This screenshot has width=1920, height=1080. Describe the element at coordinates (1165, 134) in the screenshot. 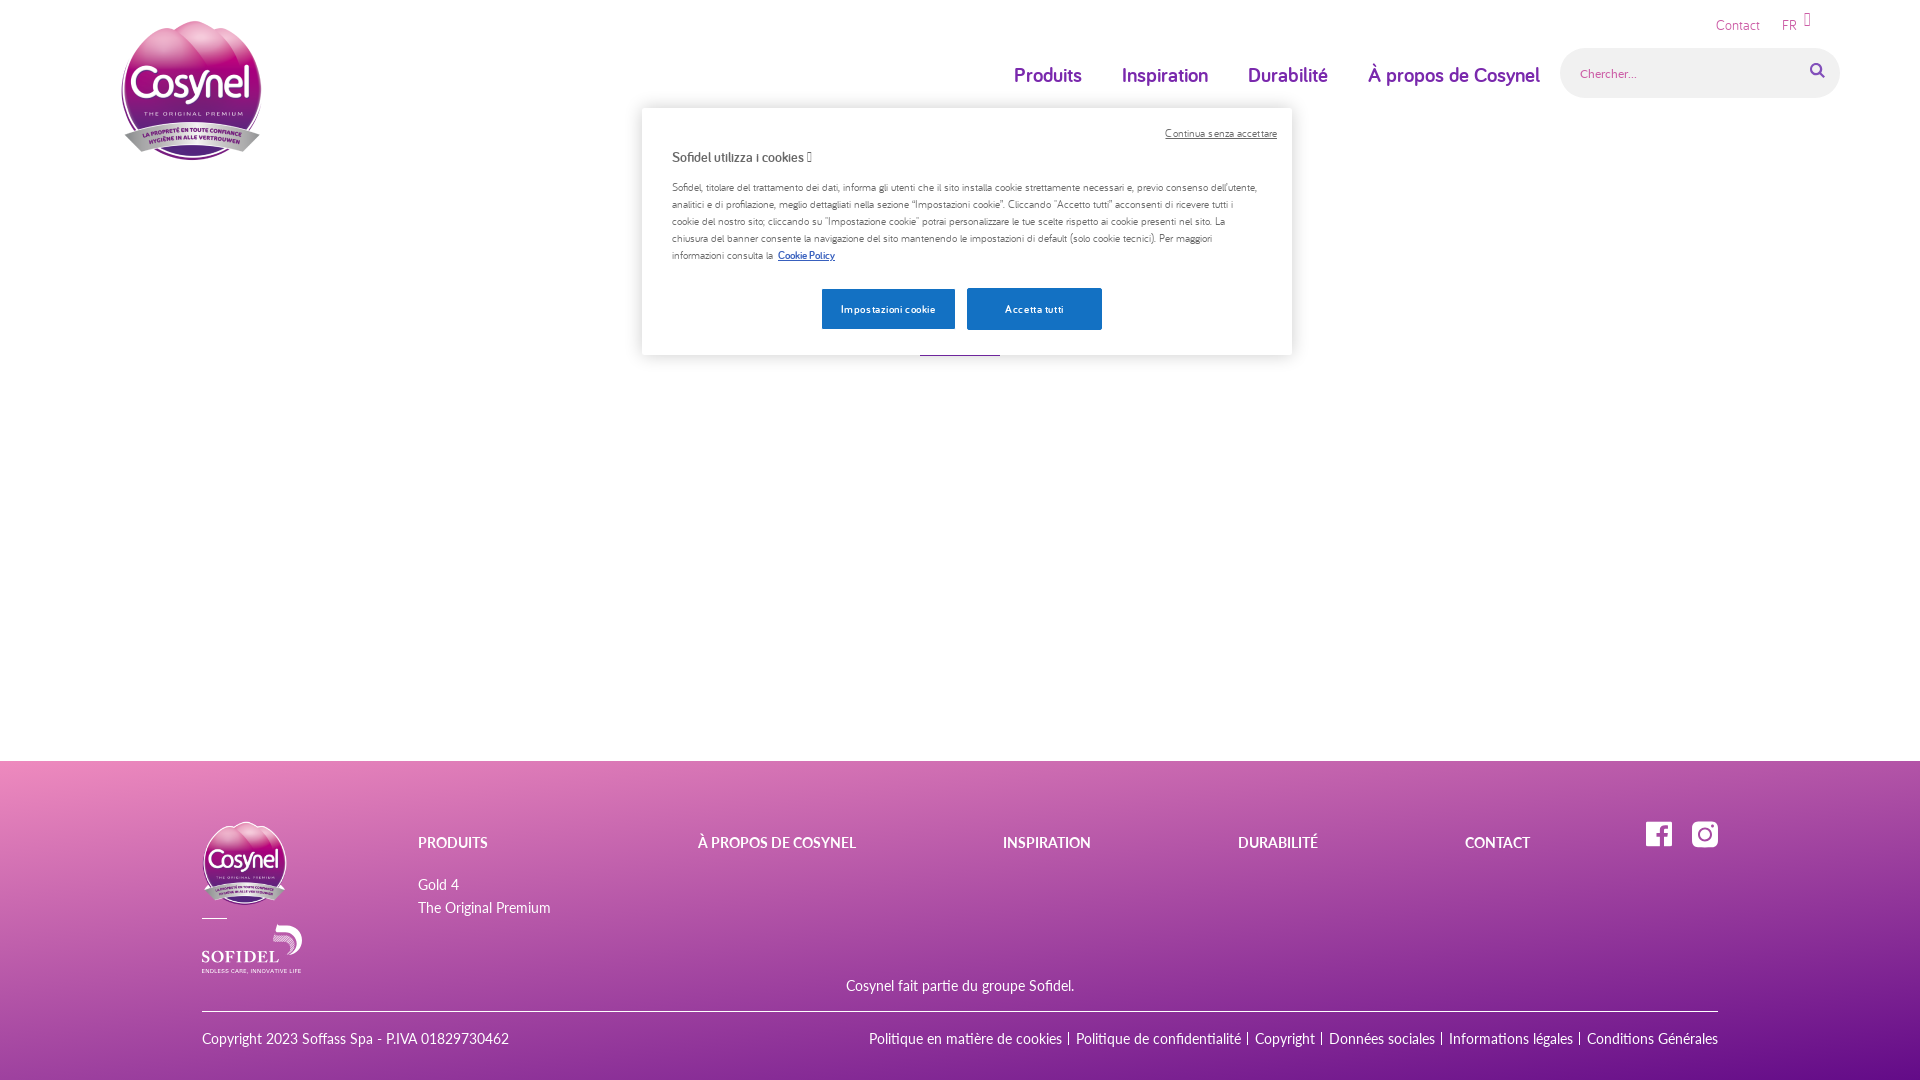

I see `'Continua senza accettare'` at that location.